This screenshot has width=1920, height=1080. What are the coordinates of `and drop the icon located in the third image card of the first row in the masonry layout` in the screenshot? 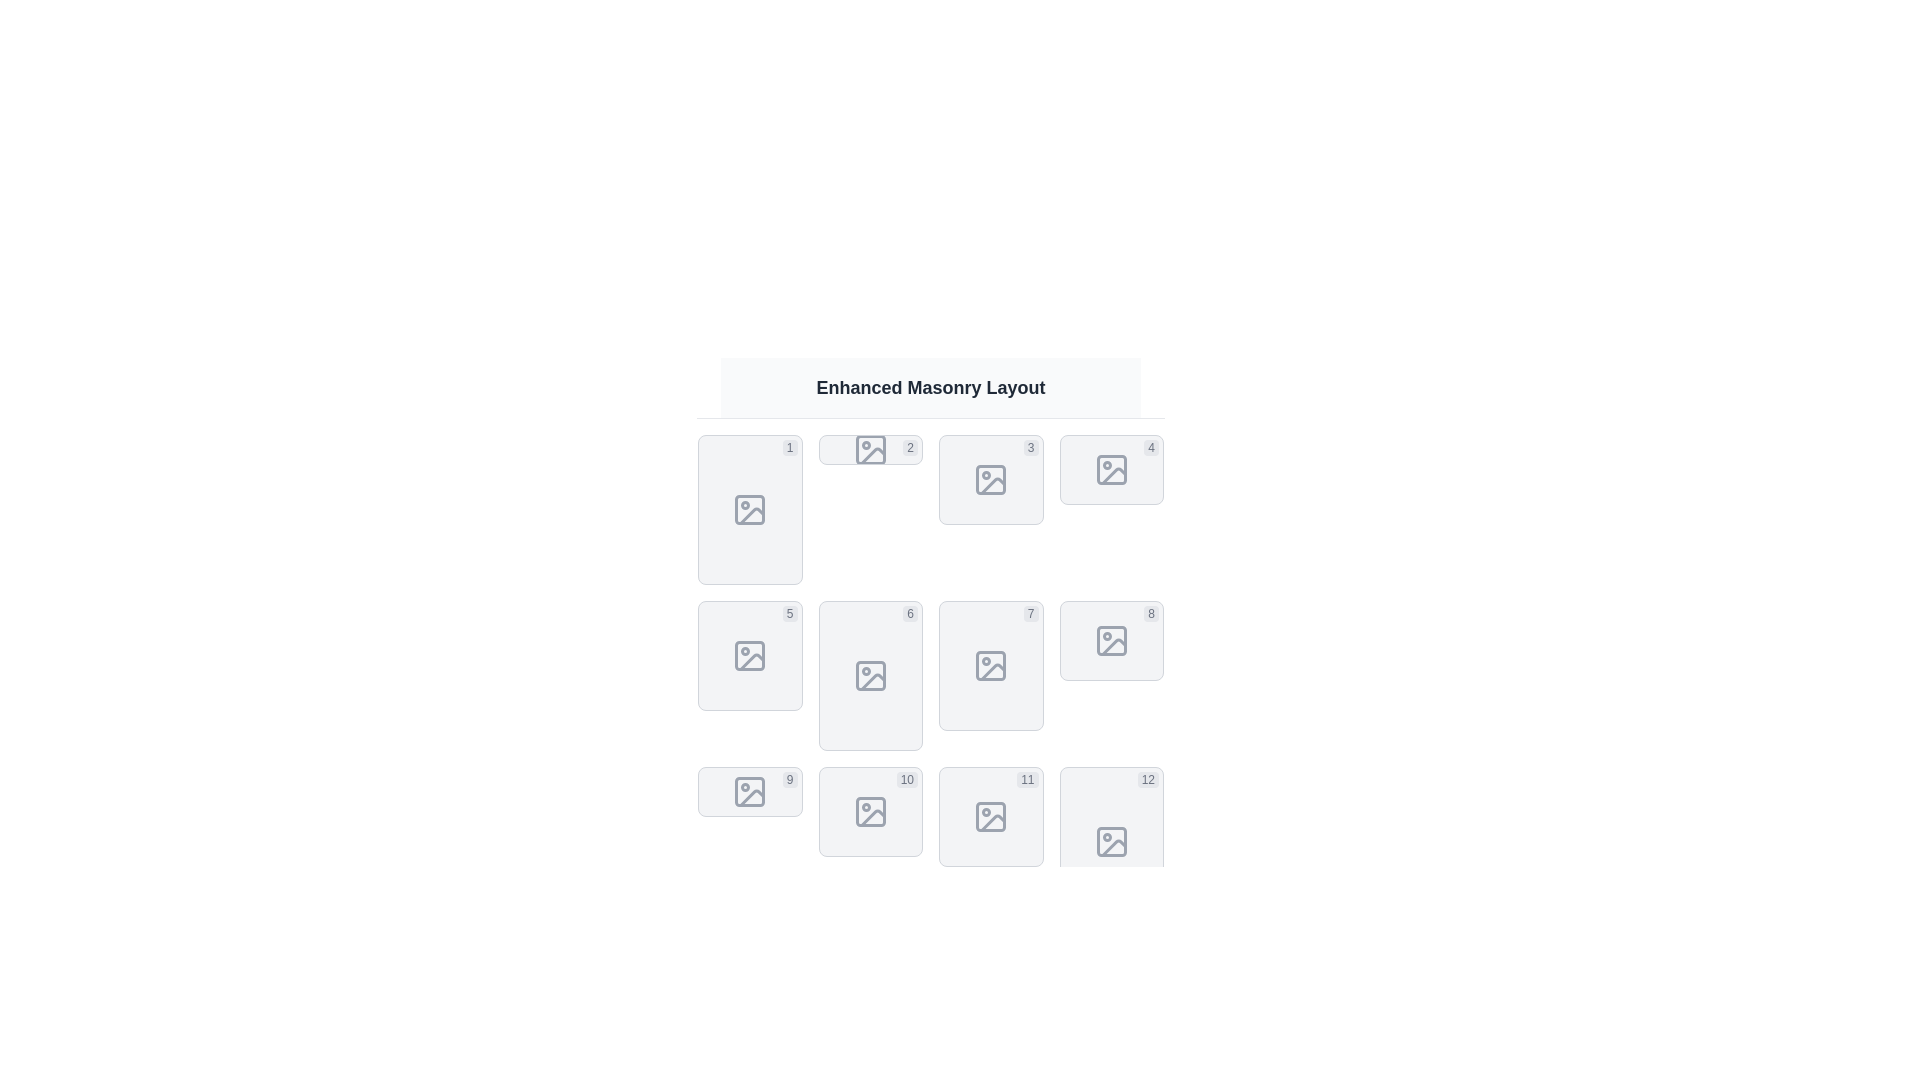 It's located at (991, 479).